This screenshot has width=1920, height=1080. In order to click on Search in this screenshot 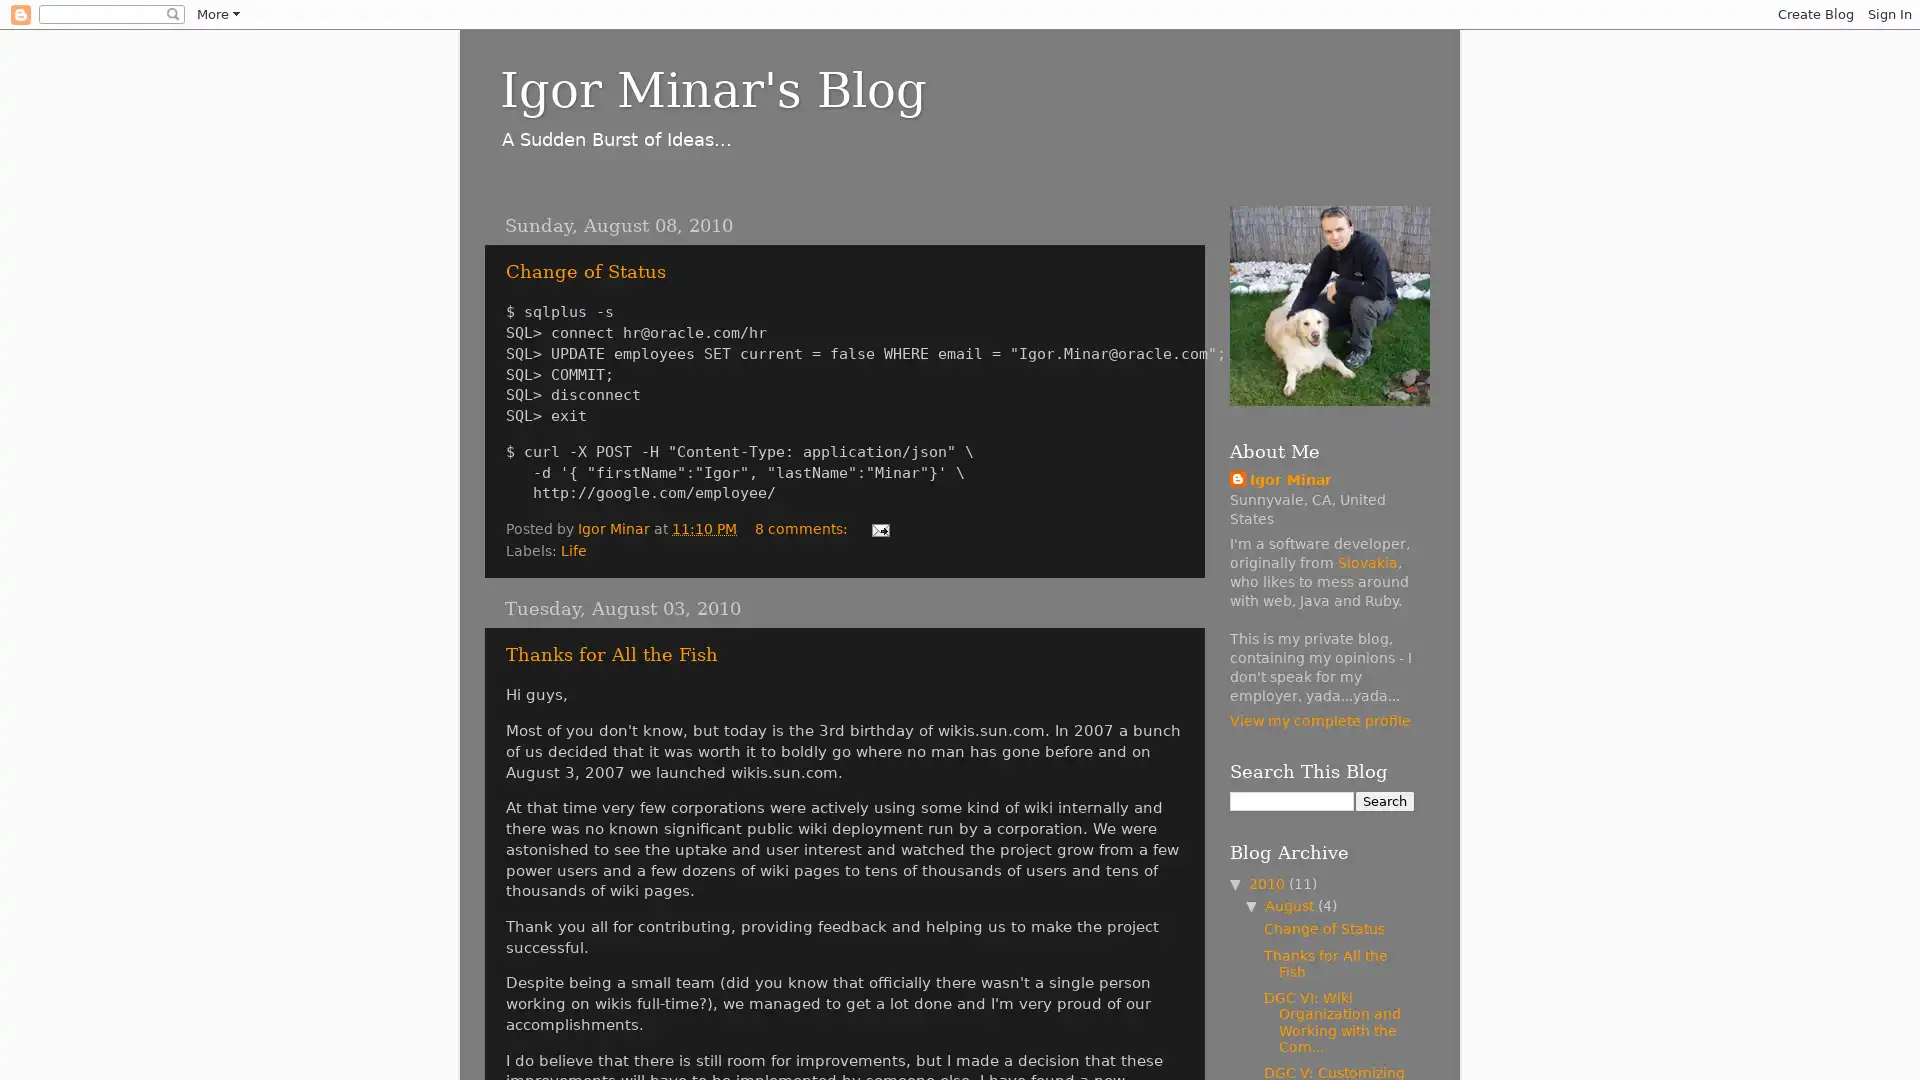, I will do `click(1384, 800)`.